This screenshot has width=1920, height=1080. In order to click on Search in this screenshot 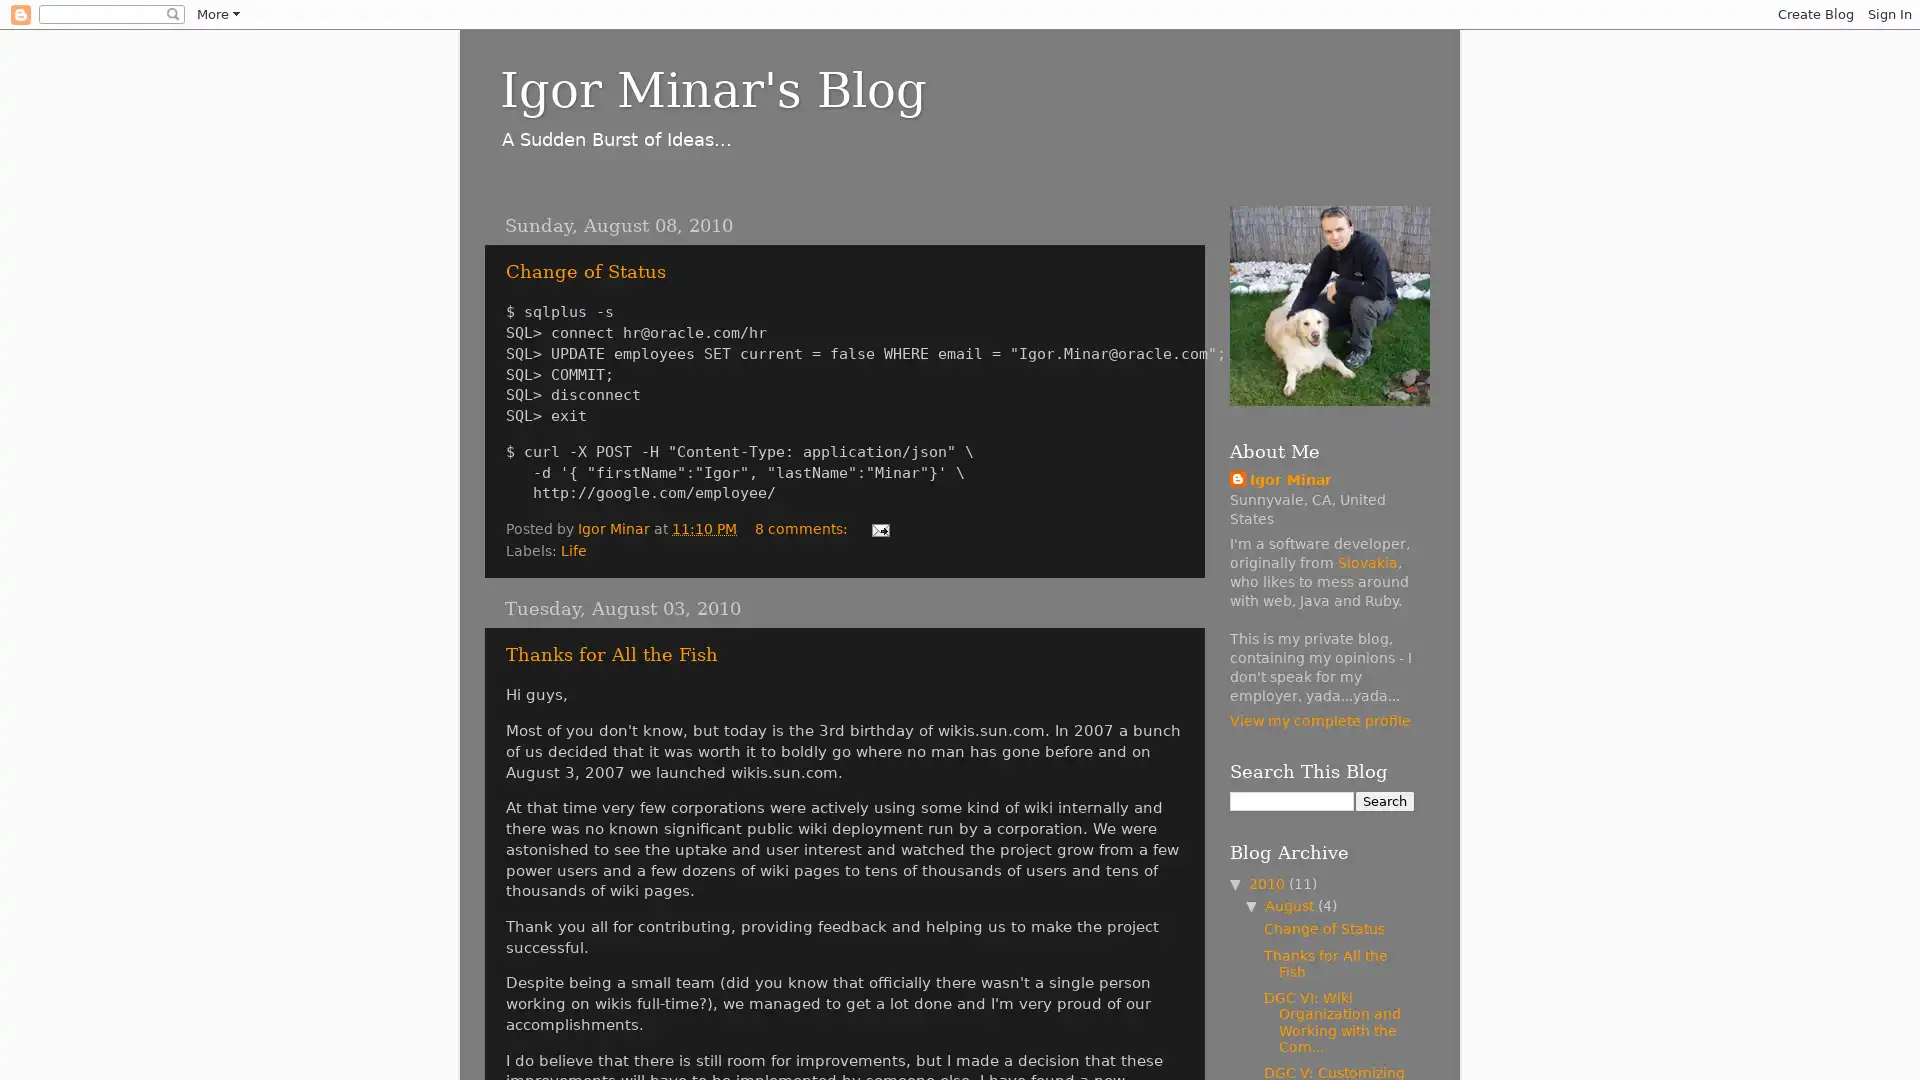, I will do `click(1384, 800)`.